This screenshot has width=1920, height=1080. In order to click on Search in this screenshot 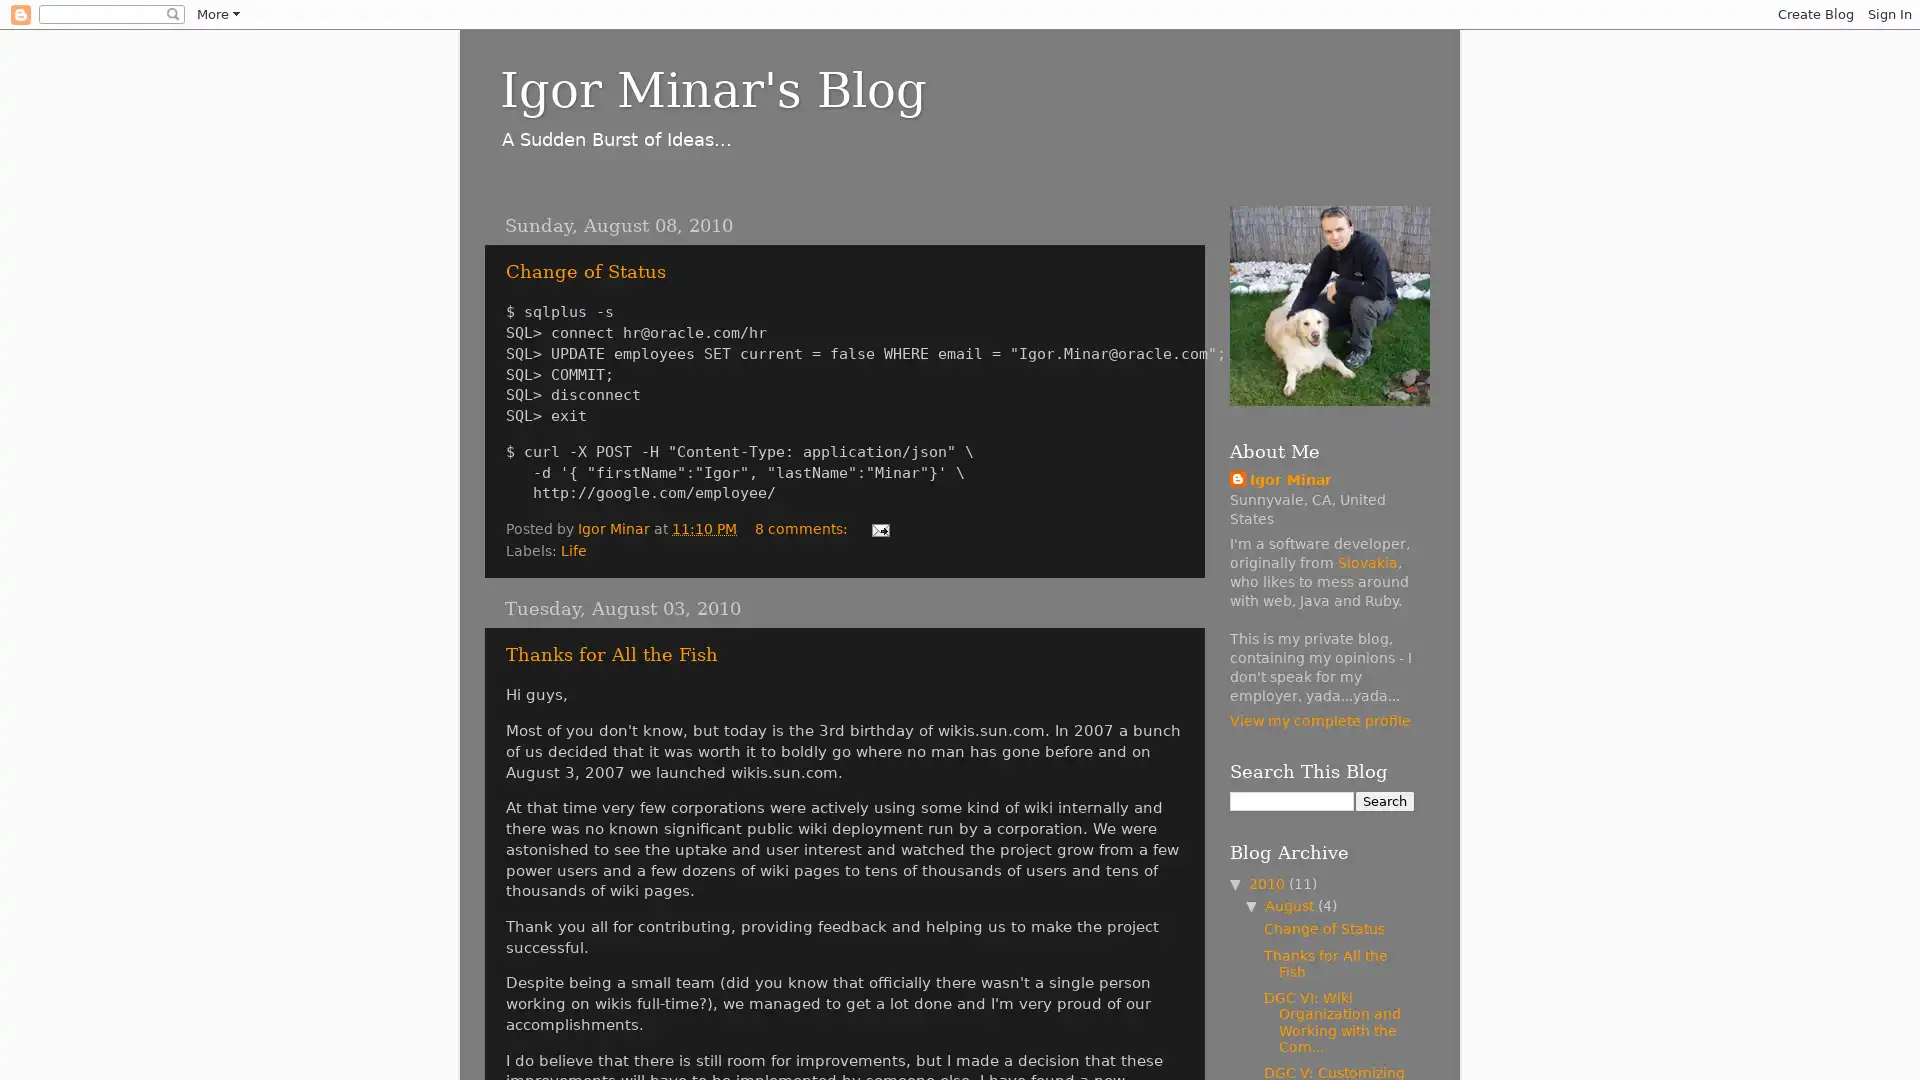, I will do `click(1384, 800)`.